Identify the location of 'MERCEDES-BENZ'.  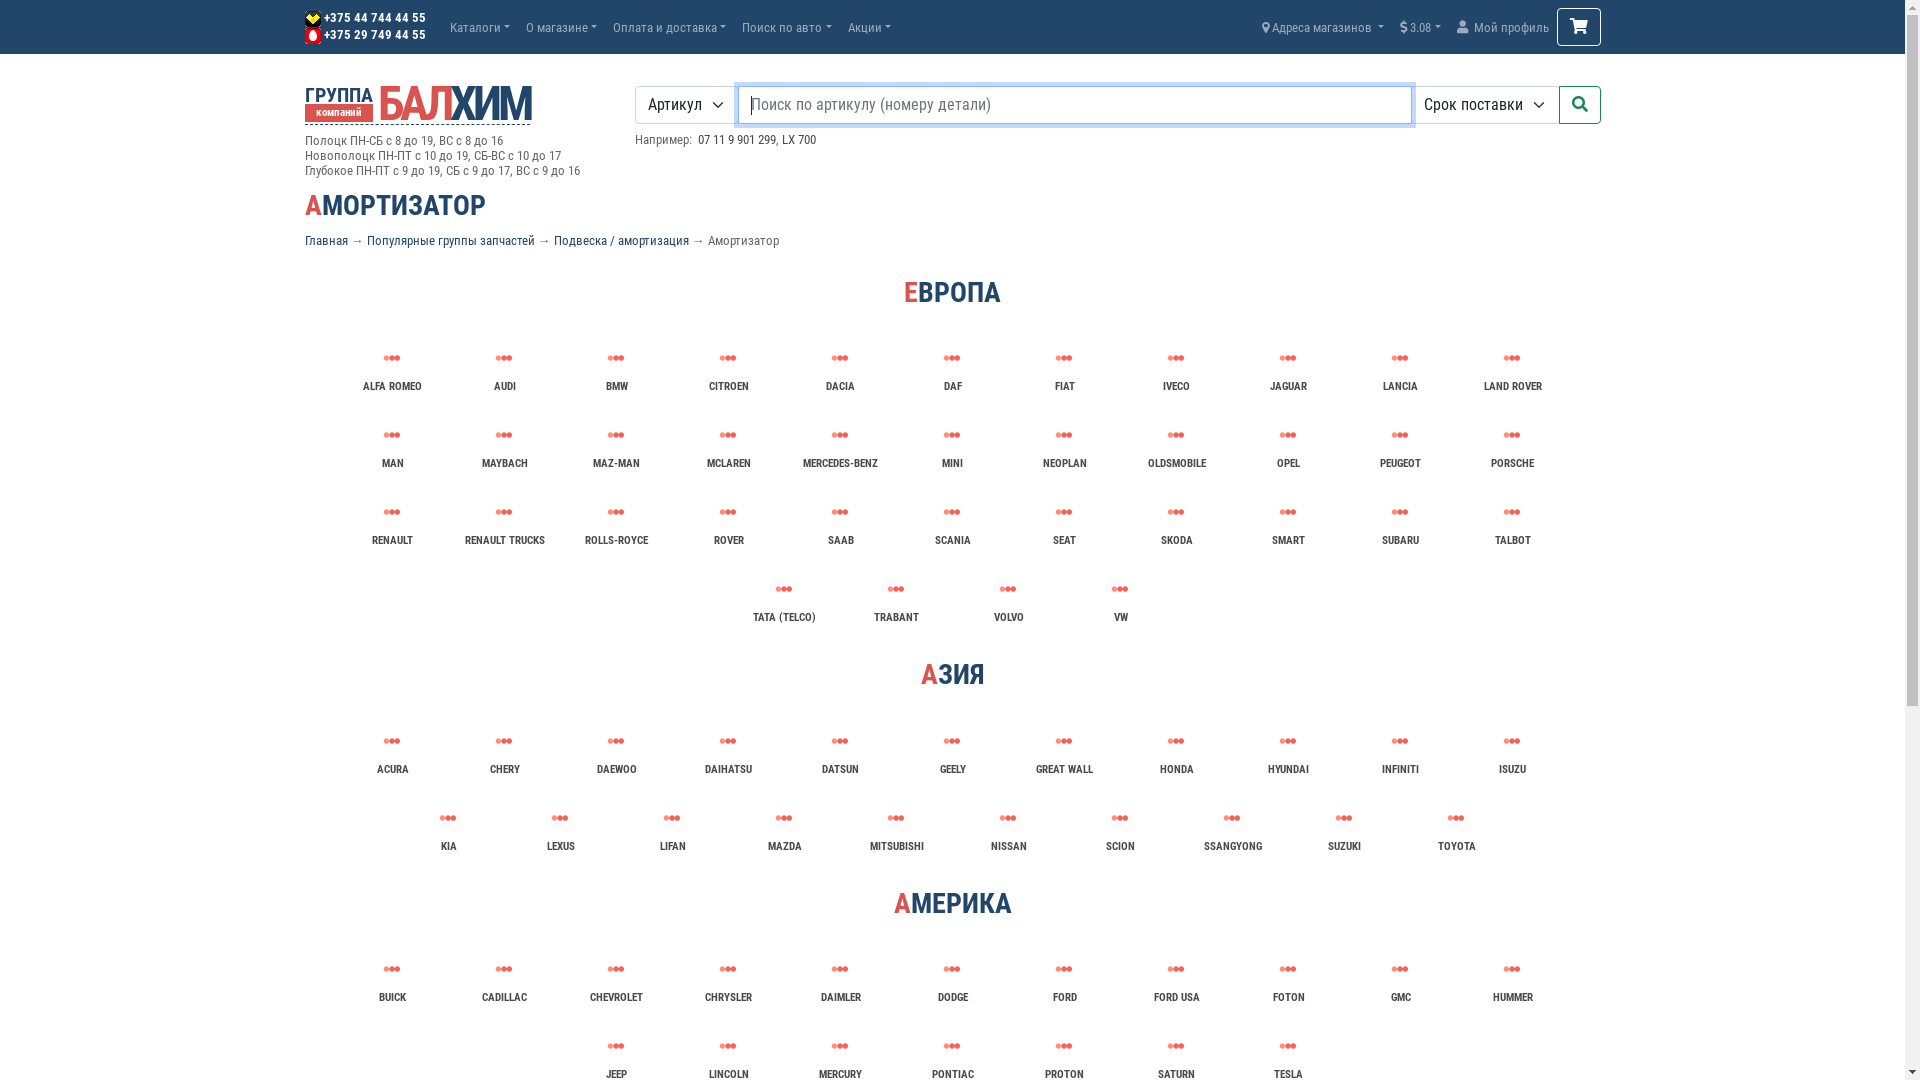
(840, 434).